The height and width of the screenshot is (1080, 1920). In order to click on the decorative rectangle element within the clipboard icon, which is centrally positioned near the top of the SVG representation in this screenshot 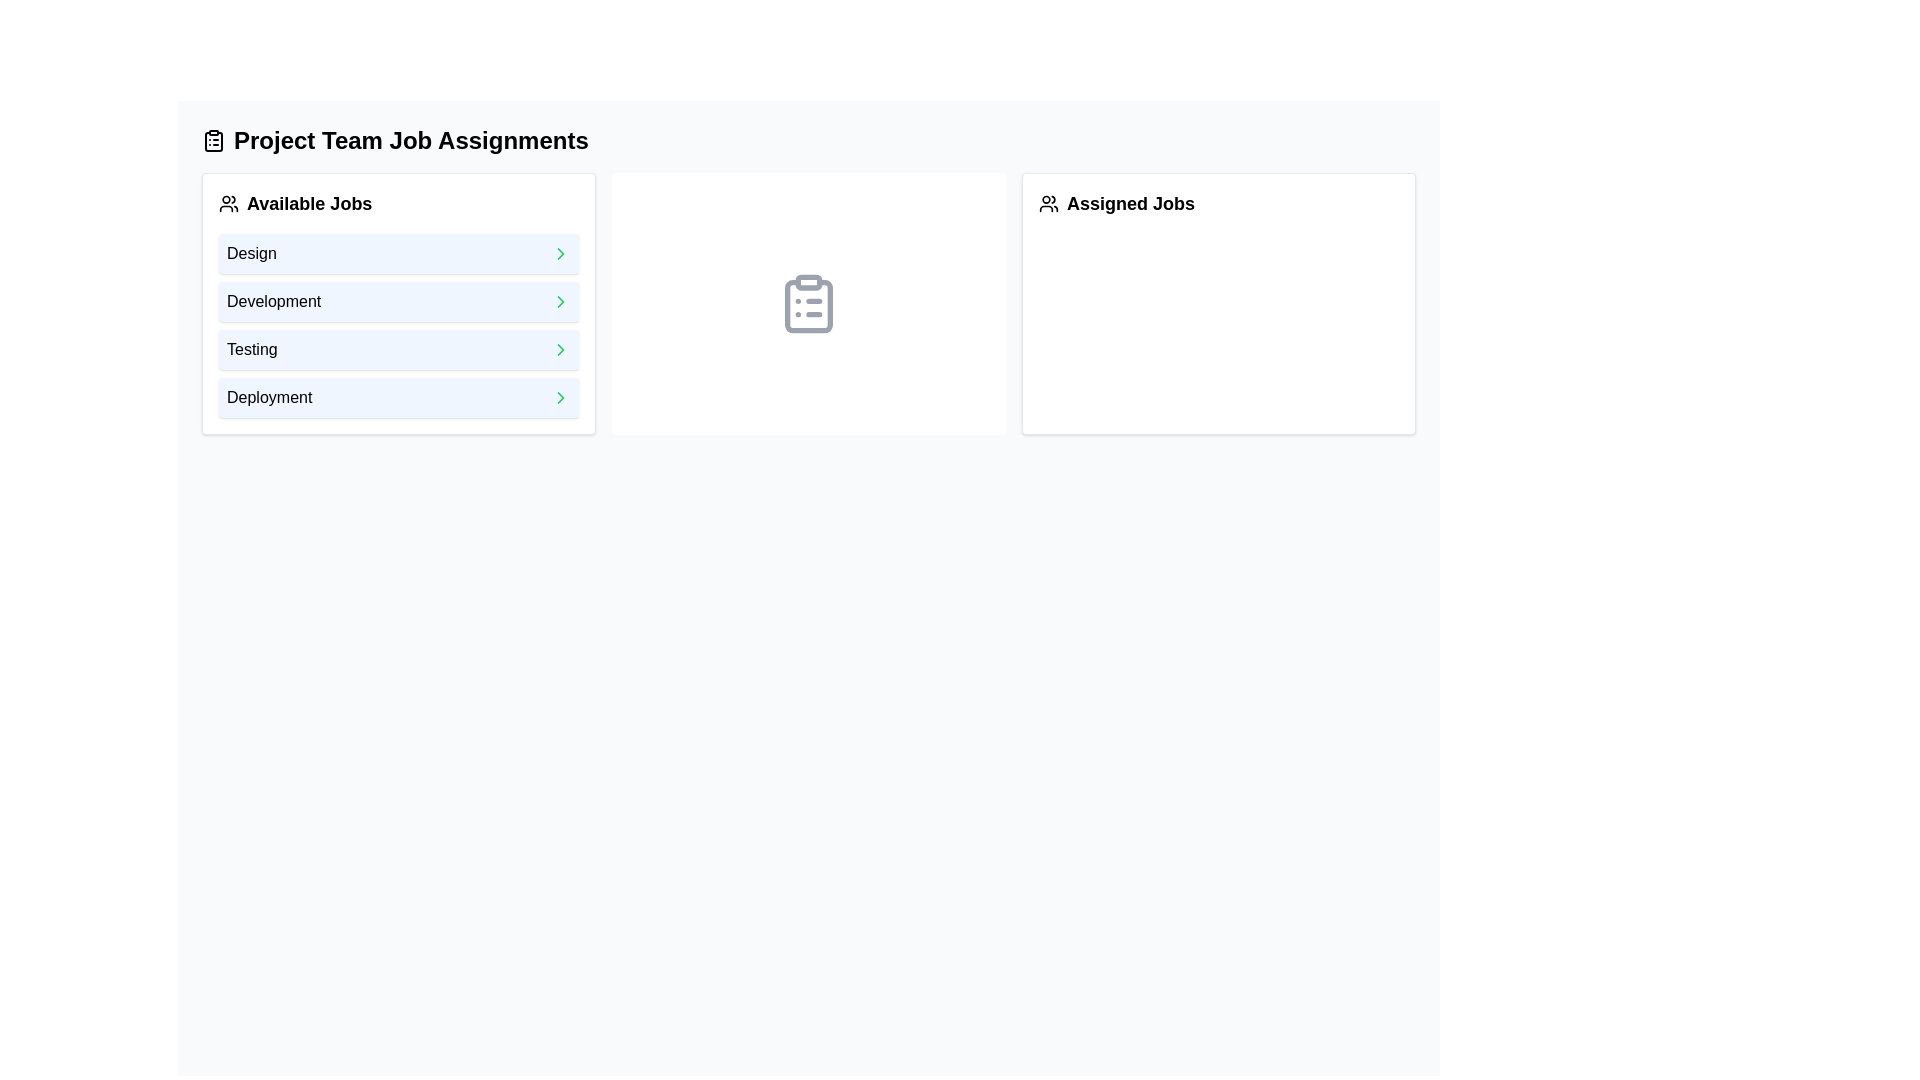, I will do `click(809, 281)`.